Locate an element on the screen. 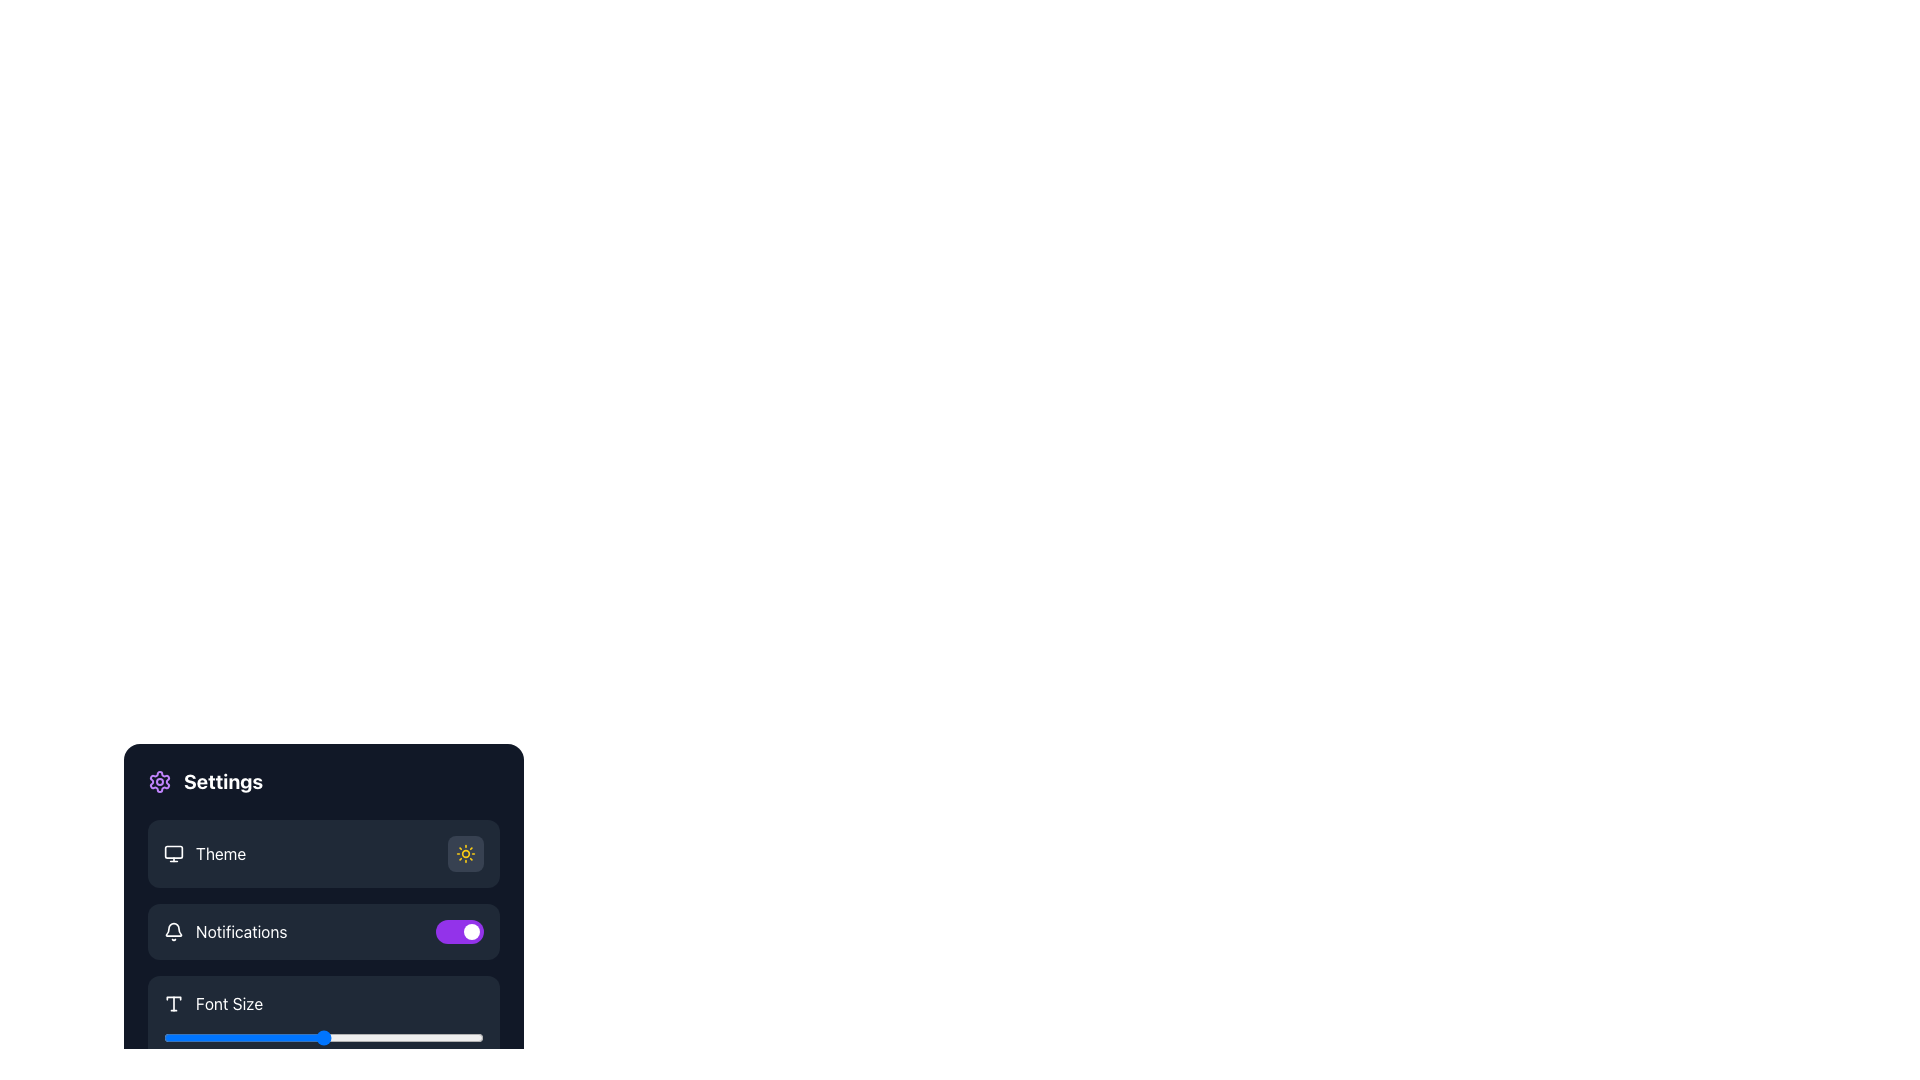 This screenshot has height=1080, width=1920. the 'Theme' button-like UI component in the settings interface is located at coordinates (205, 853).